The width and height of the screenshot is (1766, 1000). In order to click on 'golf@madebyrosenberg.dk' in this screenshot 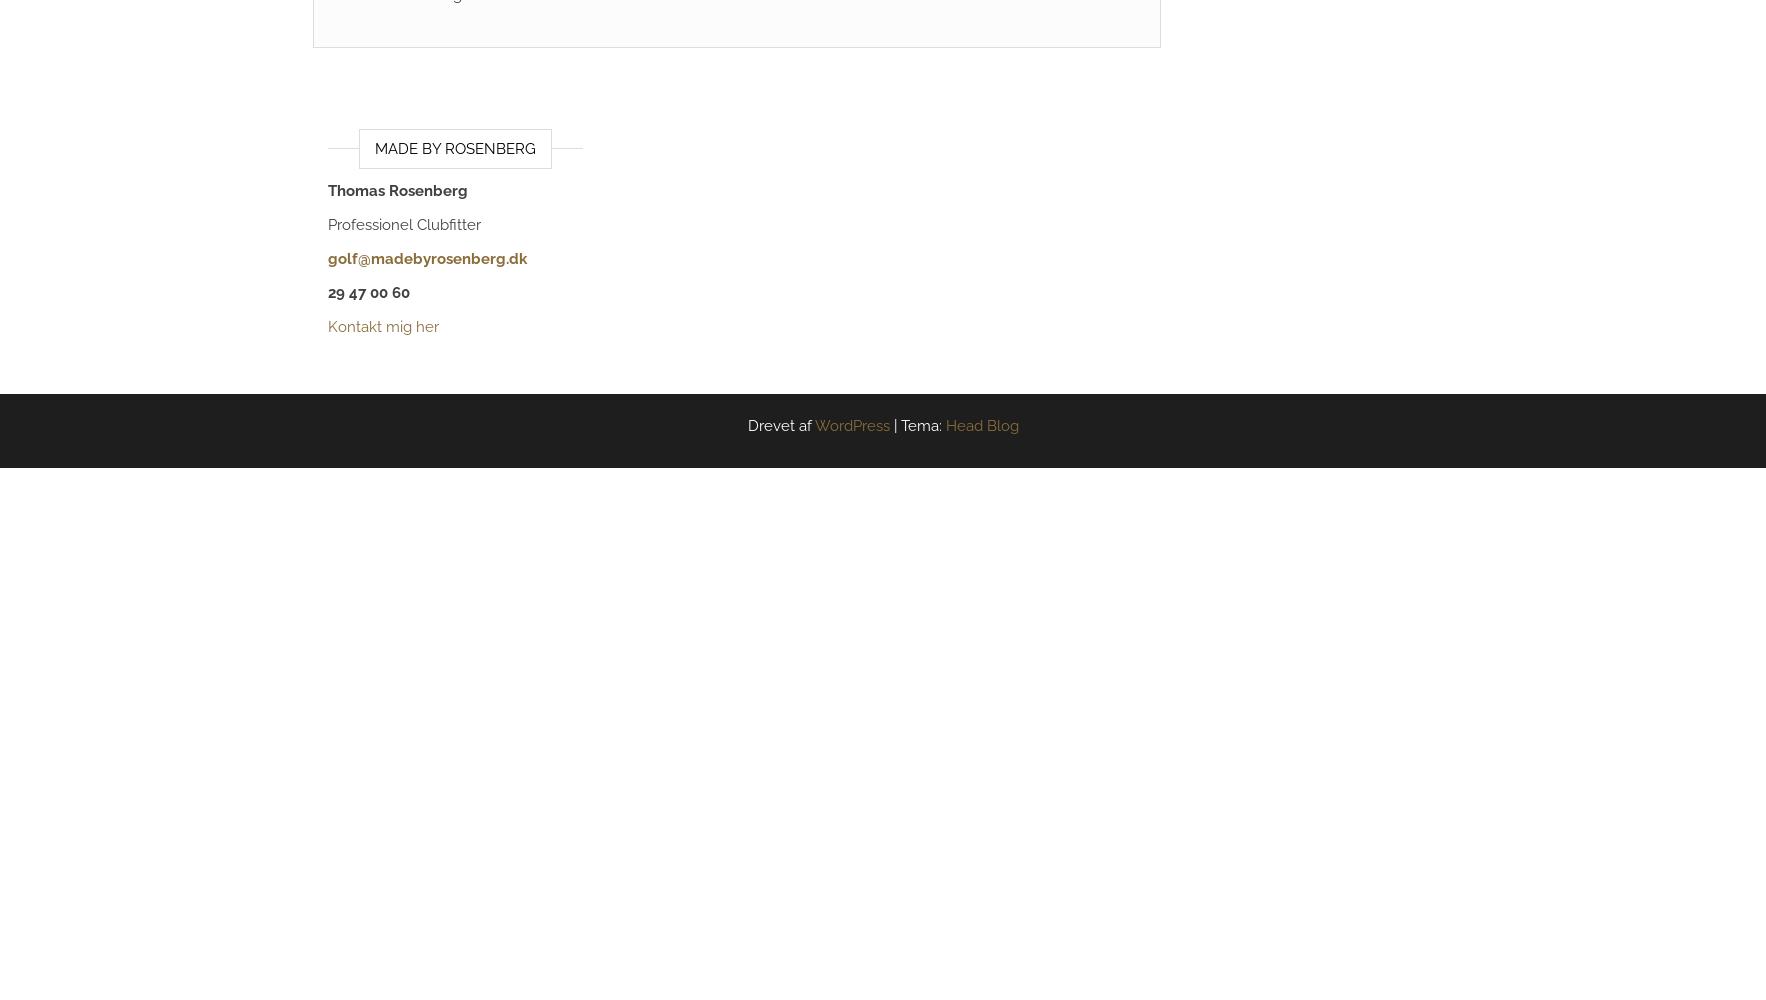, I will do `click(326, 259)`.